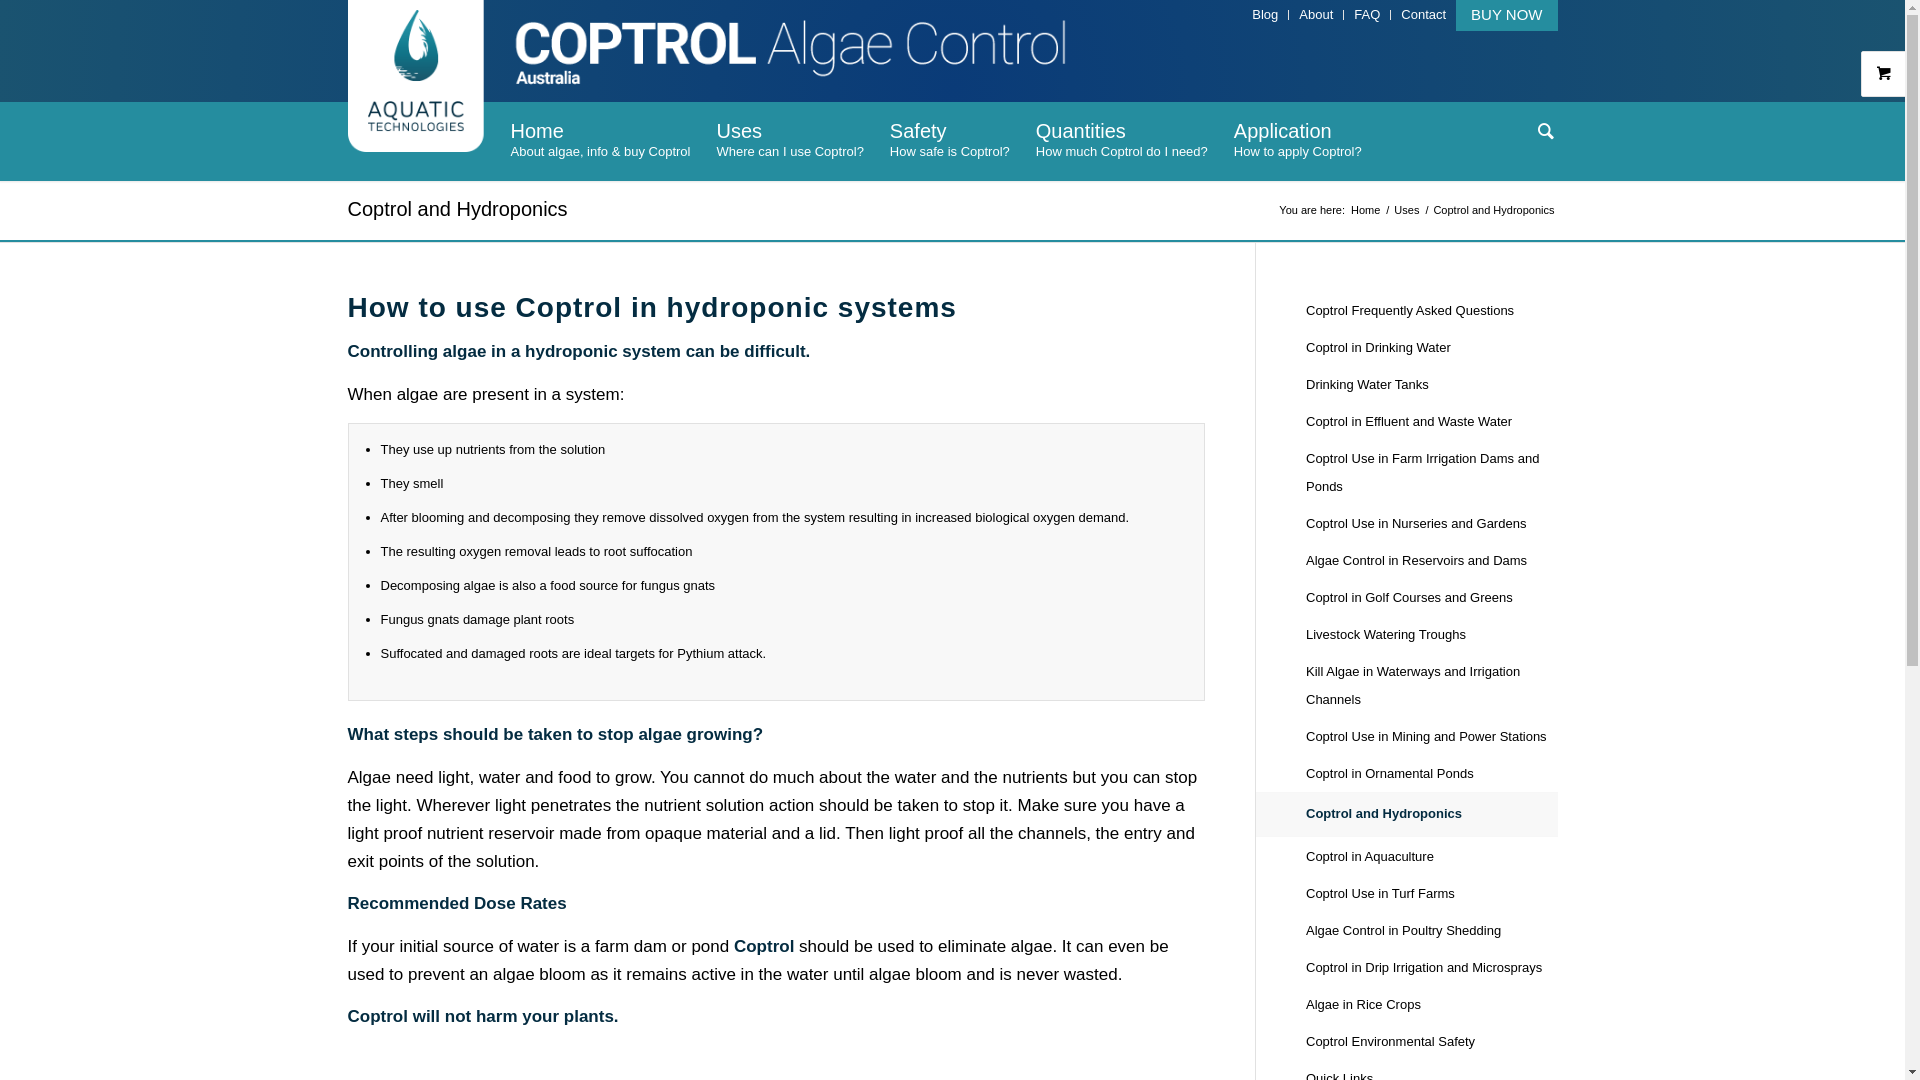 The image size is (1920, 1080). Describe the element at coordinates (1422, 14) in the screenshot. I see `'Contact'` at that location.